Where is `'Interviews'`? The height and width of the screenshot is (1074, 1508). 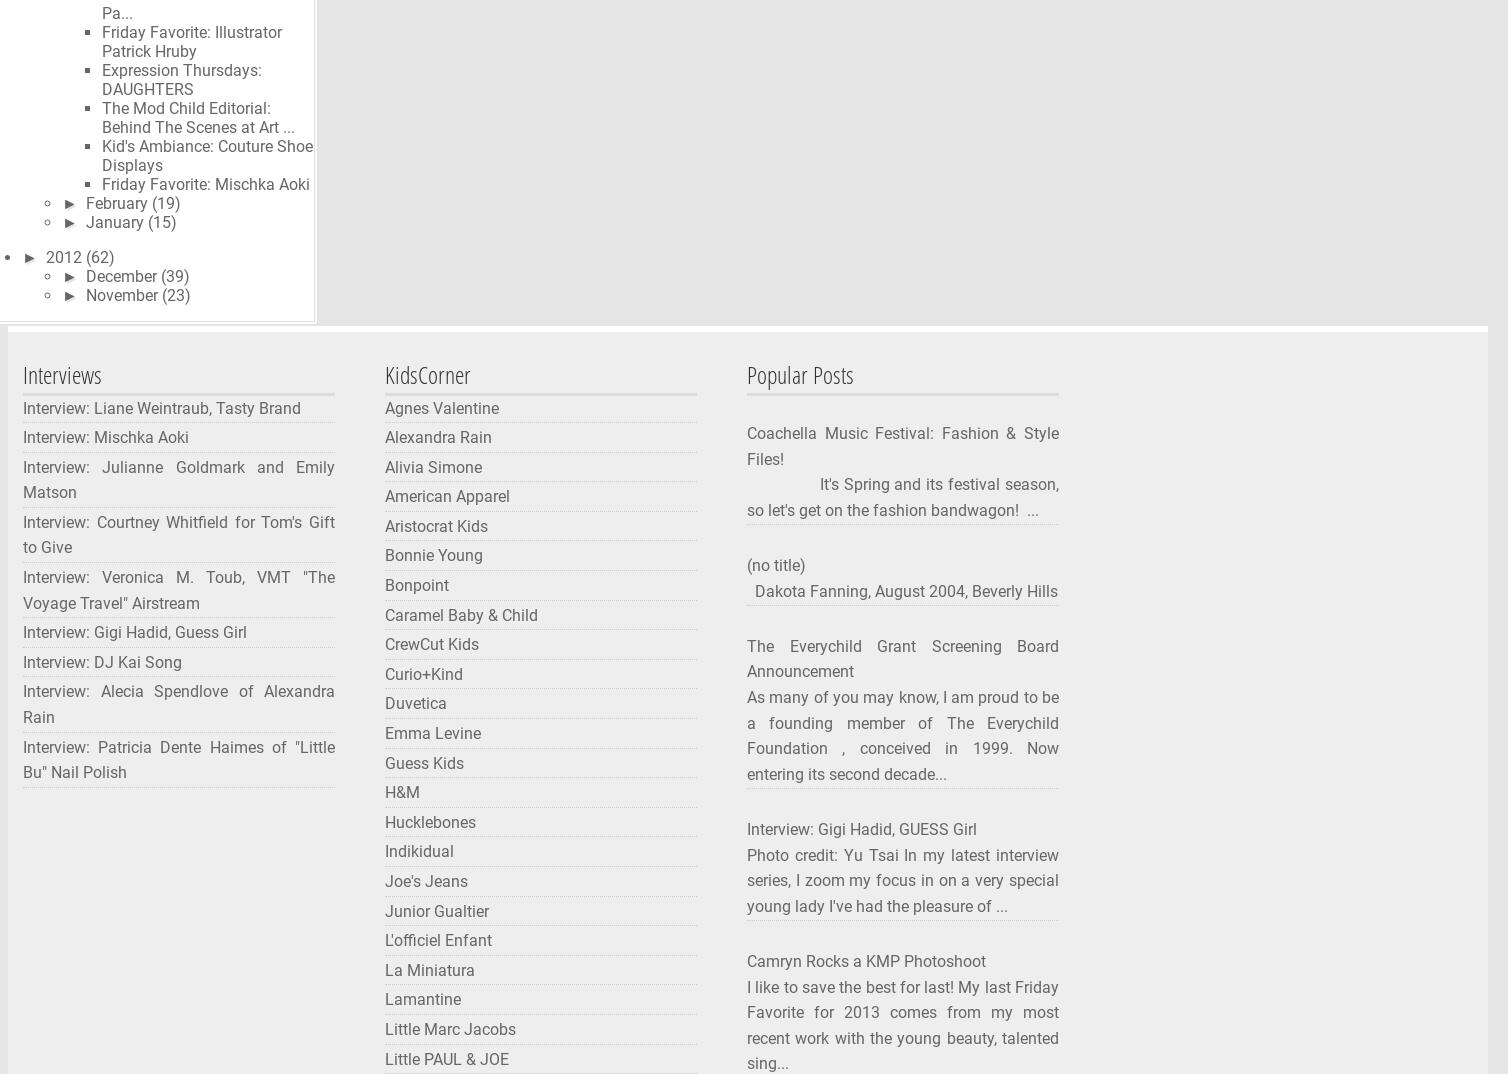
'Interviews' is located at coordinates (62, 372).